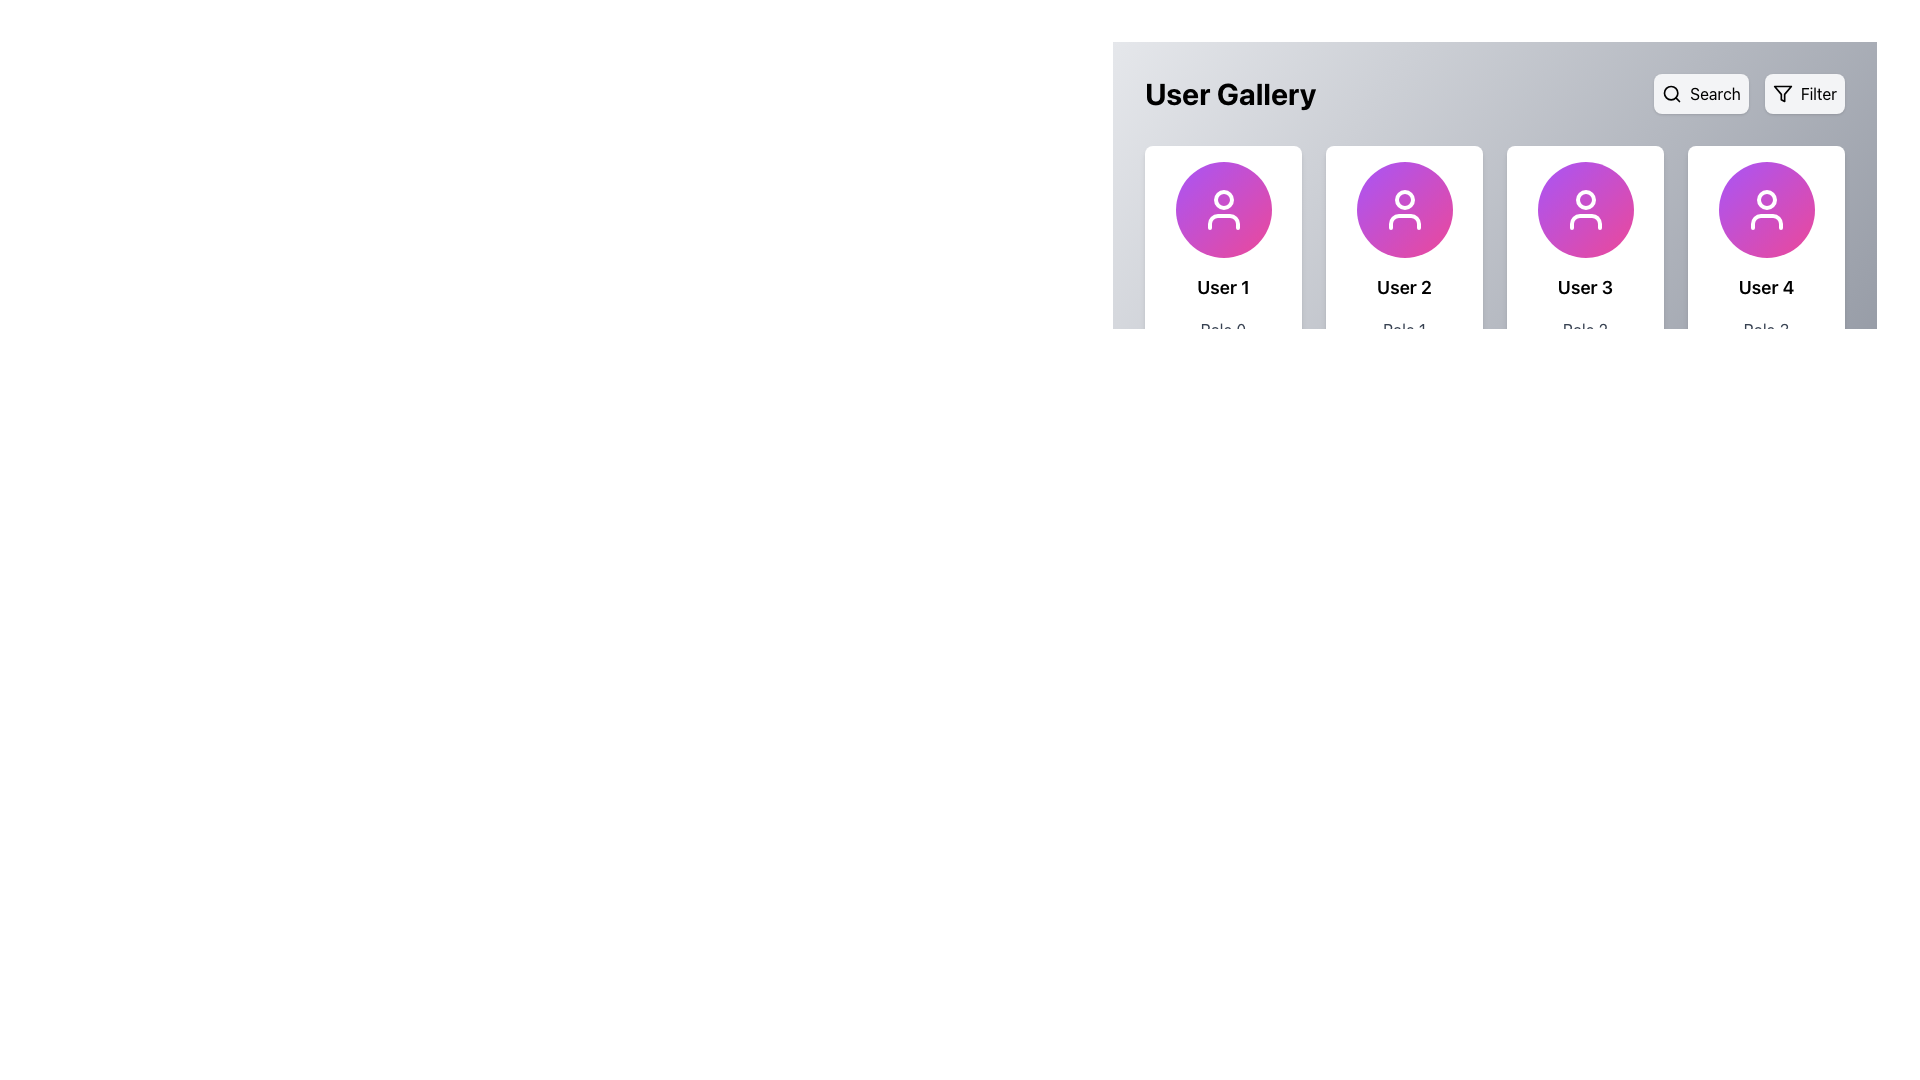 The height and width of the screenshot is (1080, 1920). What do you see at coordinates (1700, 93) in the screenshot?
I see `the first interactive button in the top-right corner of the horizontal bar` at bounding box center [1700, 93].